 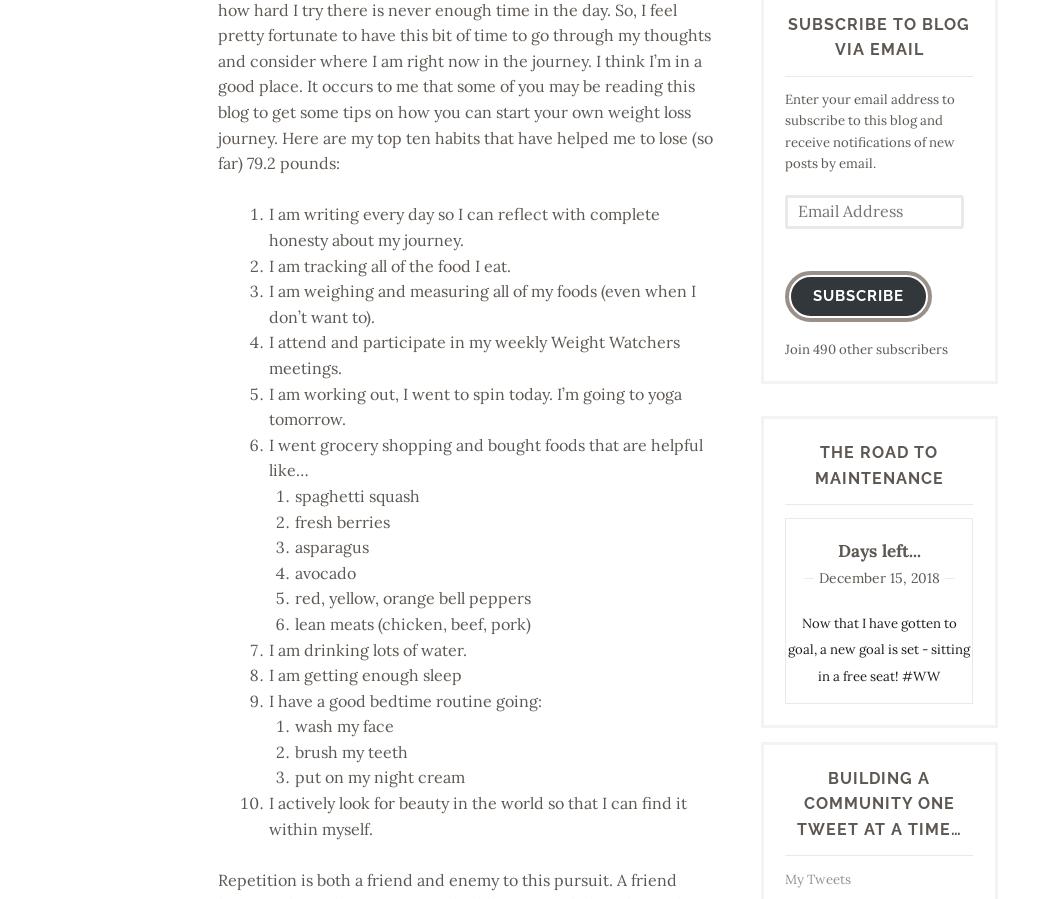 I want to click on 'fresh berries', so click(x=340, y=520).